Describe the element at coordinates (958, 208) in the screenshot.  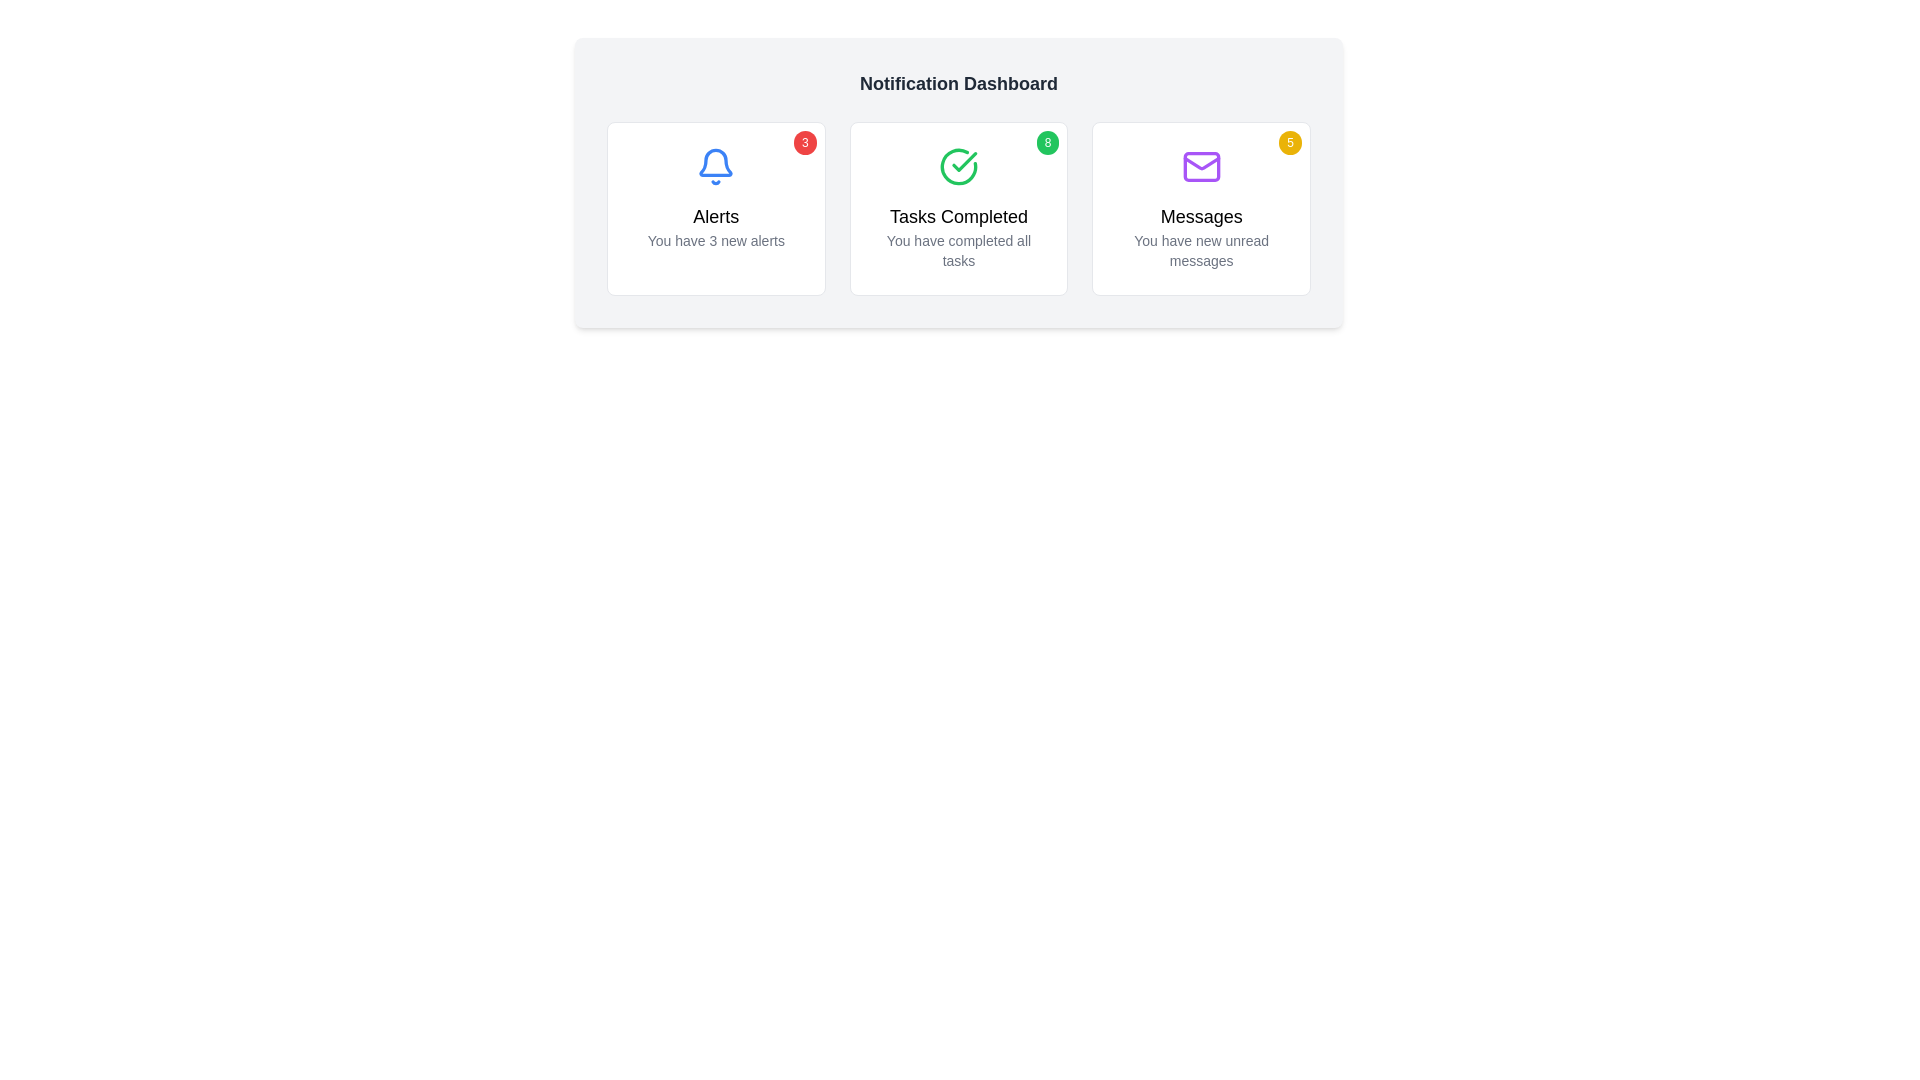
I see `the grid layout containing 'Alerts', 'Tasks Completed', and 'Messages' sections` at that location.